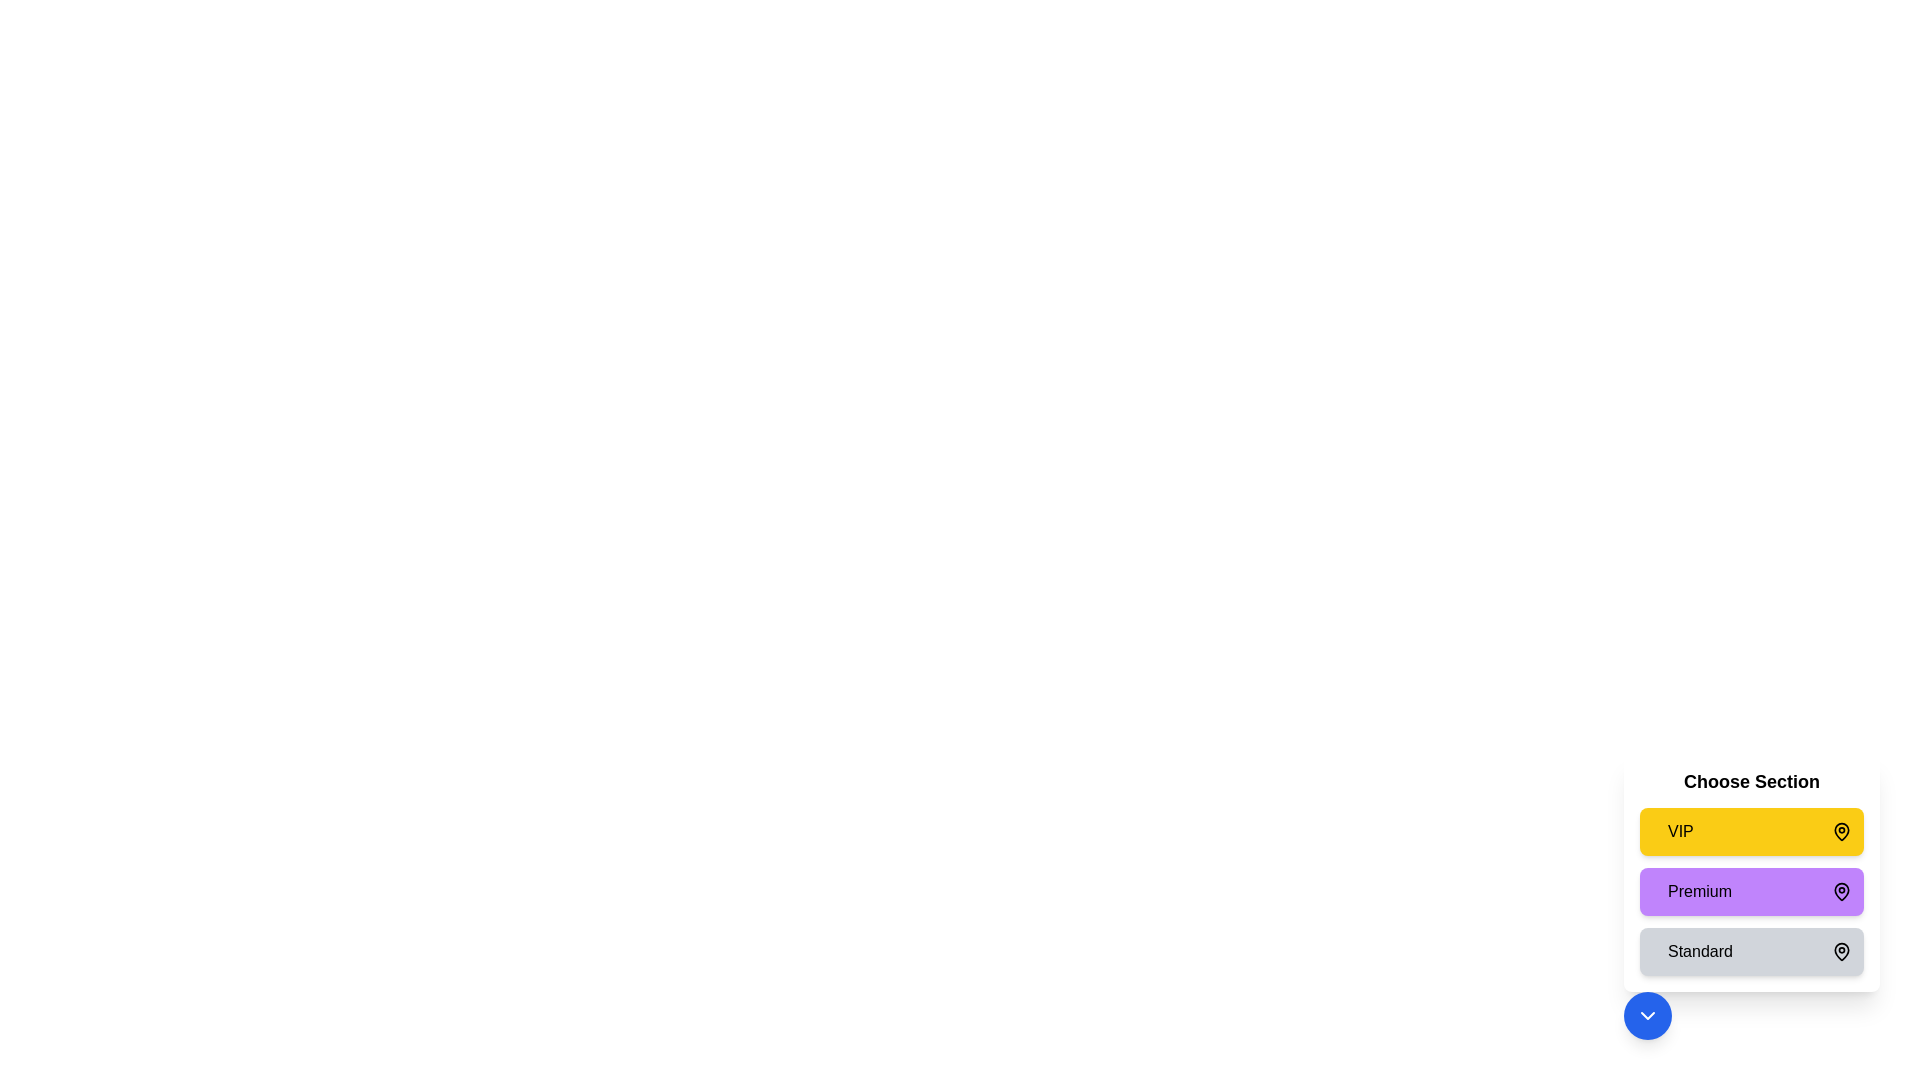  Describe the element at coordinates (1751, 832) in the screenshot. I see `the seating section VIP by clicking on the respective section card` at that location.